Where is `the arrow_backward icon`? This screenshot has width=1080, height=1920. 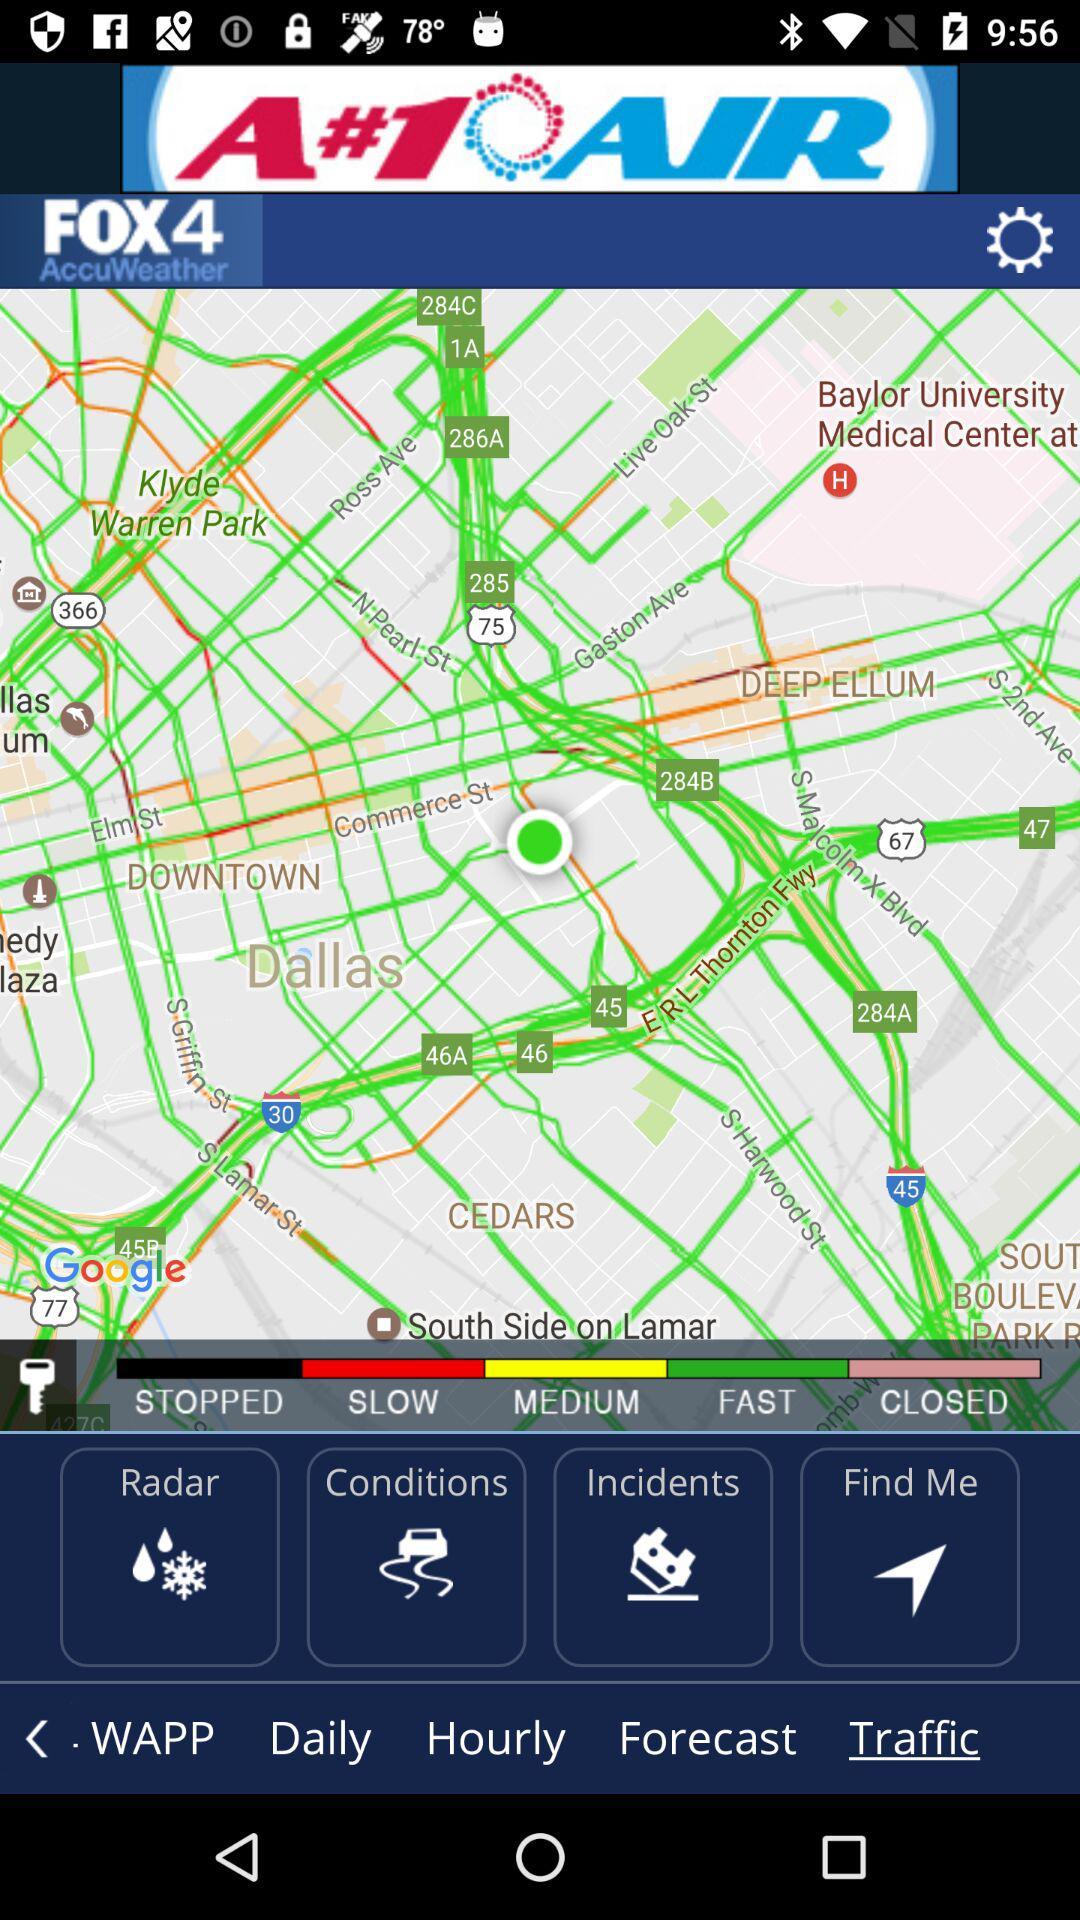
the arrow_backward icon is located at coordinates (36, 1737).